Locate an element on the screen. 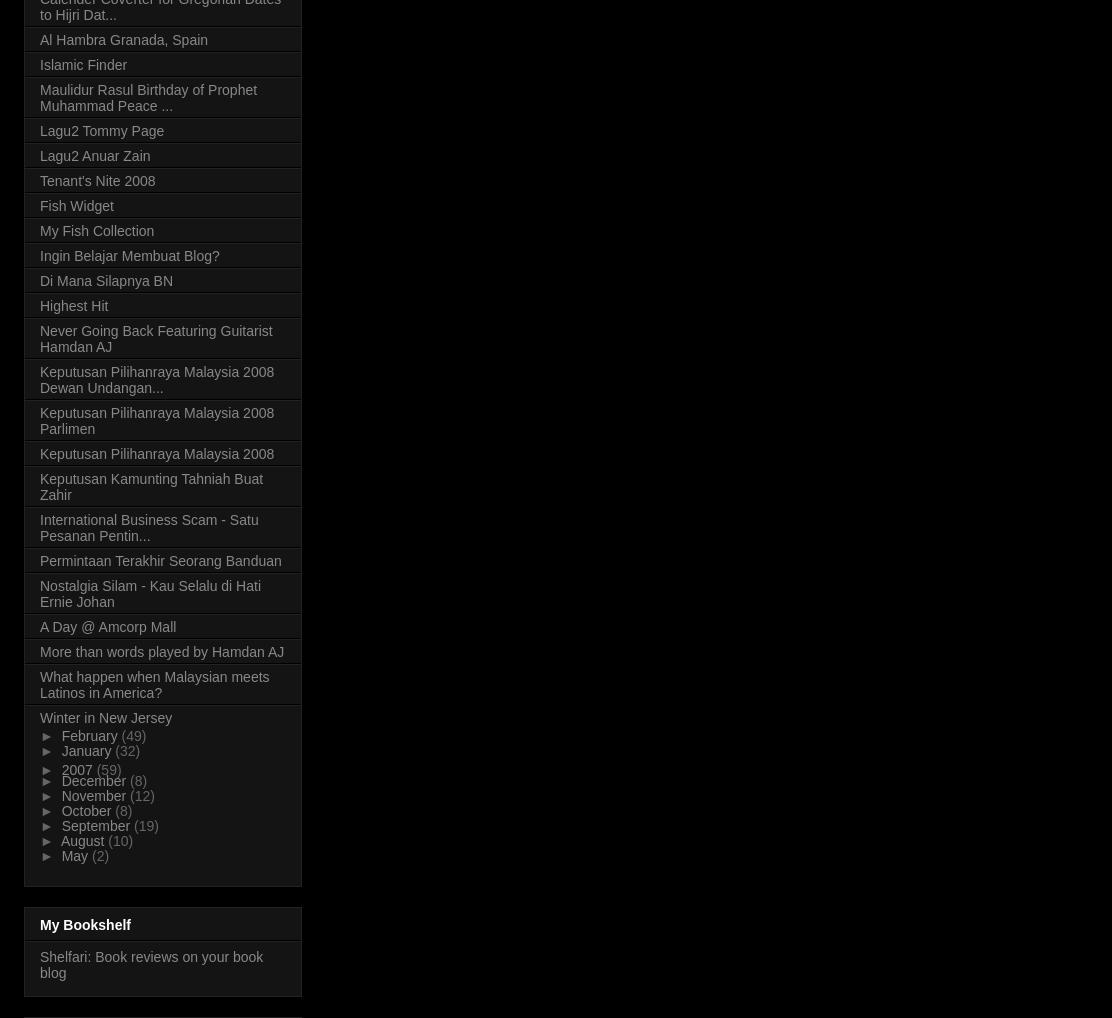  'Tenant's Nite 2008' is located at coordinates (96, 179).